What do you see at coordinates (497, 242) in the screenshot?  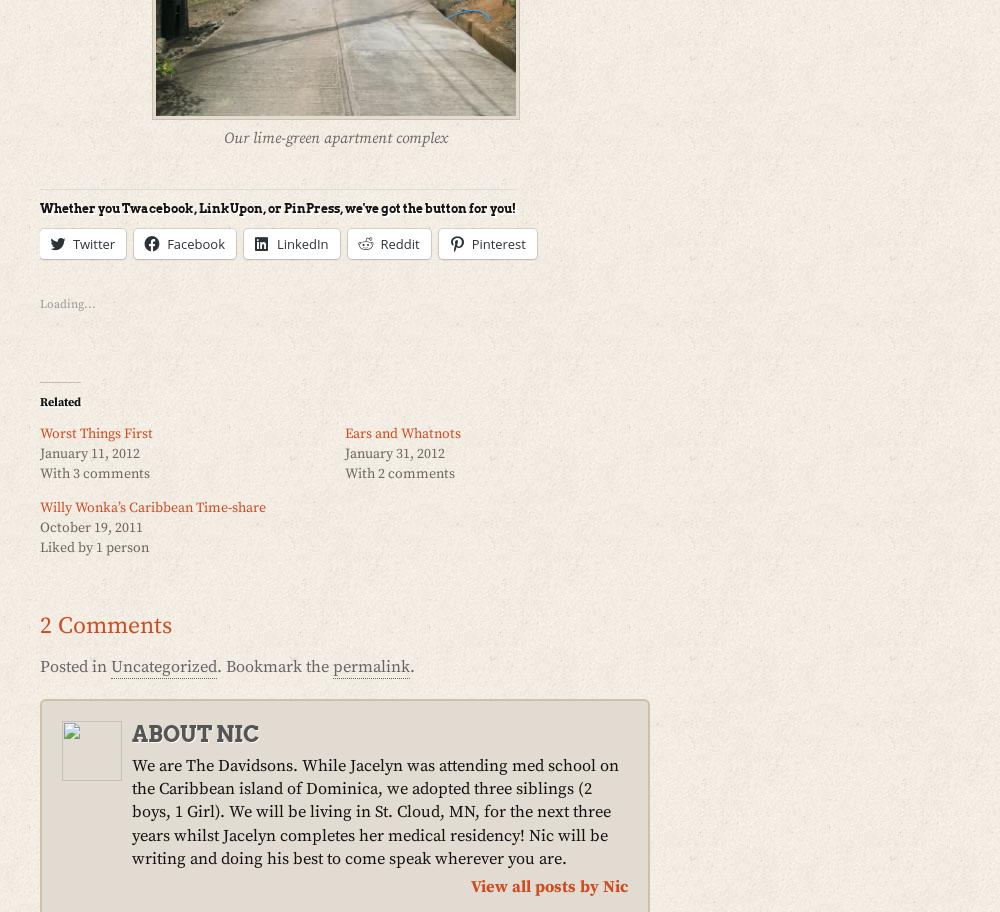 I see `'Pinterest'` at bounding box center [497, 242].